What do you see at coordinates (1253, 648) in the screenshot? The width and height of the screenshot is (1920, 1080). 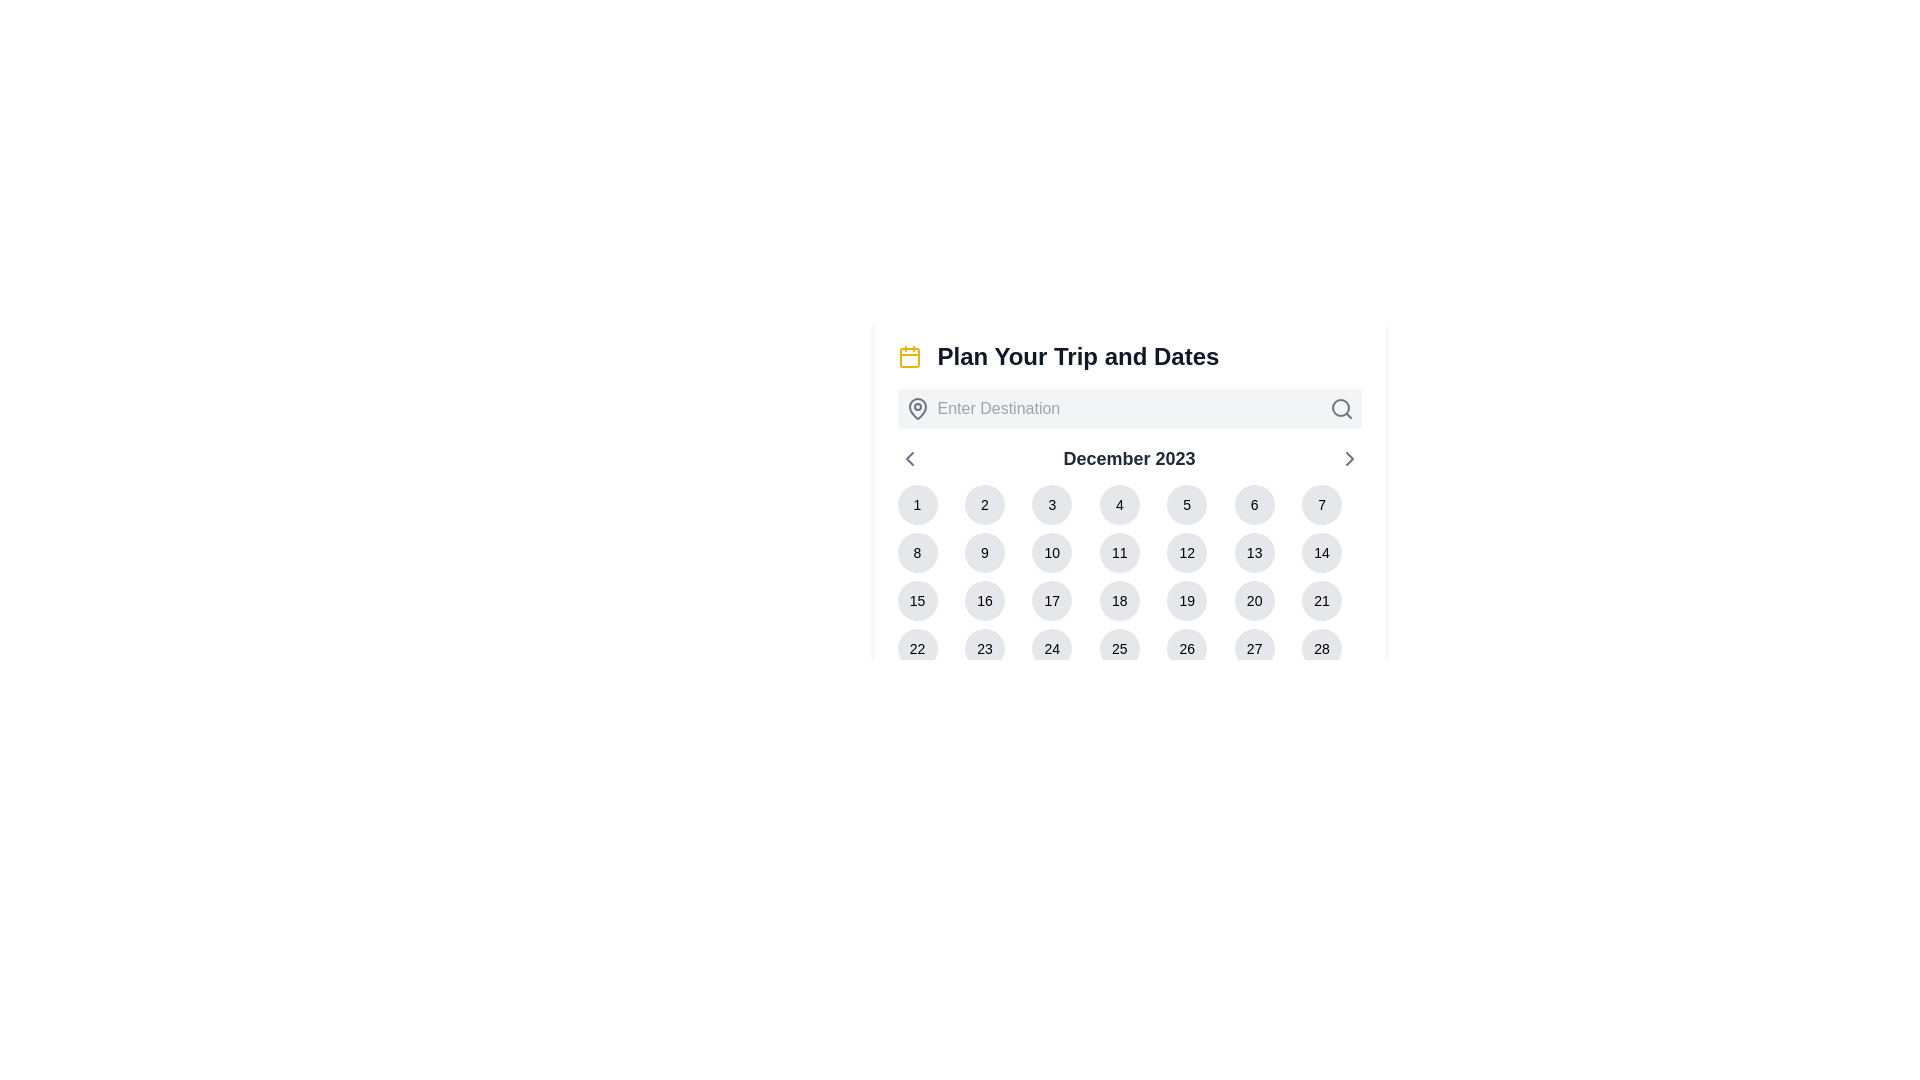 I see `the circular button labeled '27' in the December 2023 calendar interface` at bounding box center [1253, 648].